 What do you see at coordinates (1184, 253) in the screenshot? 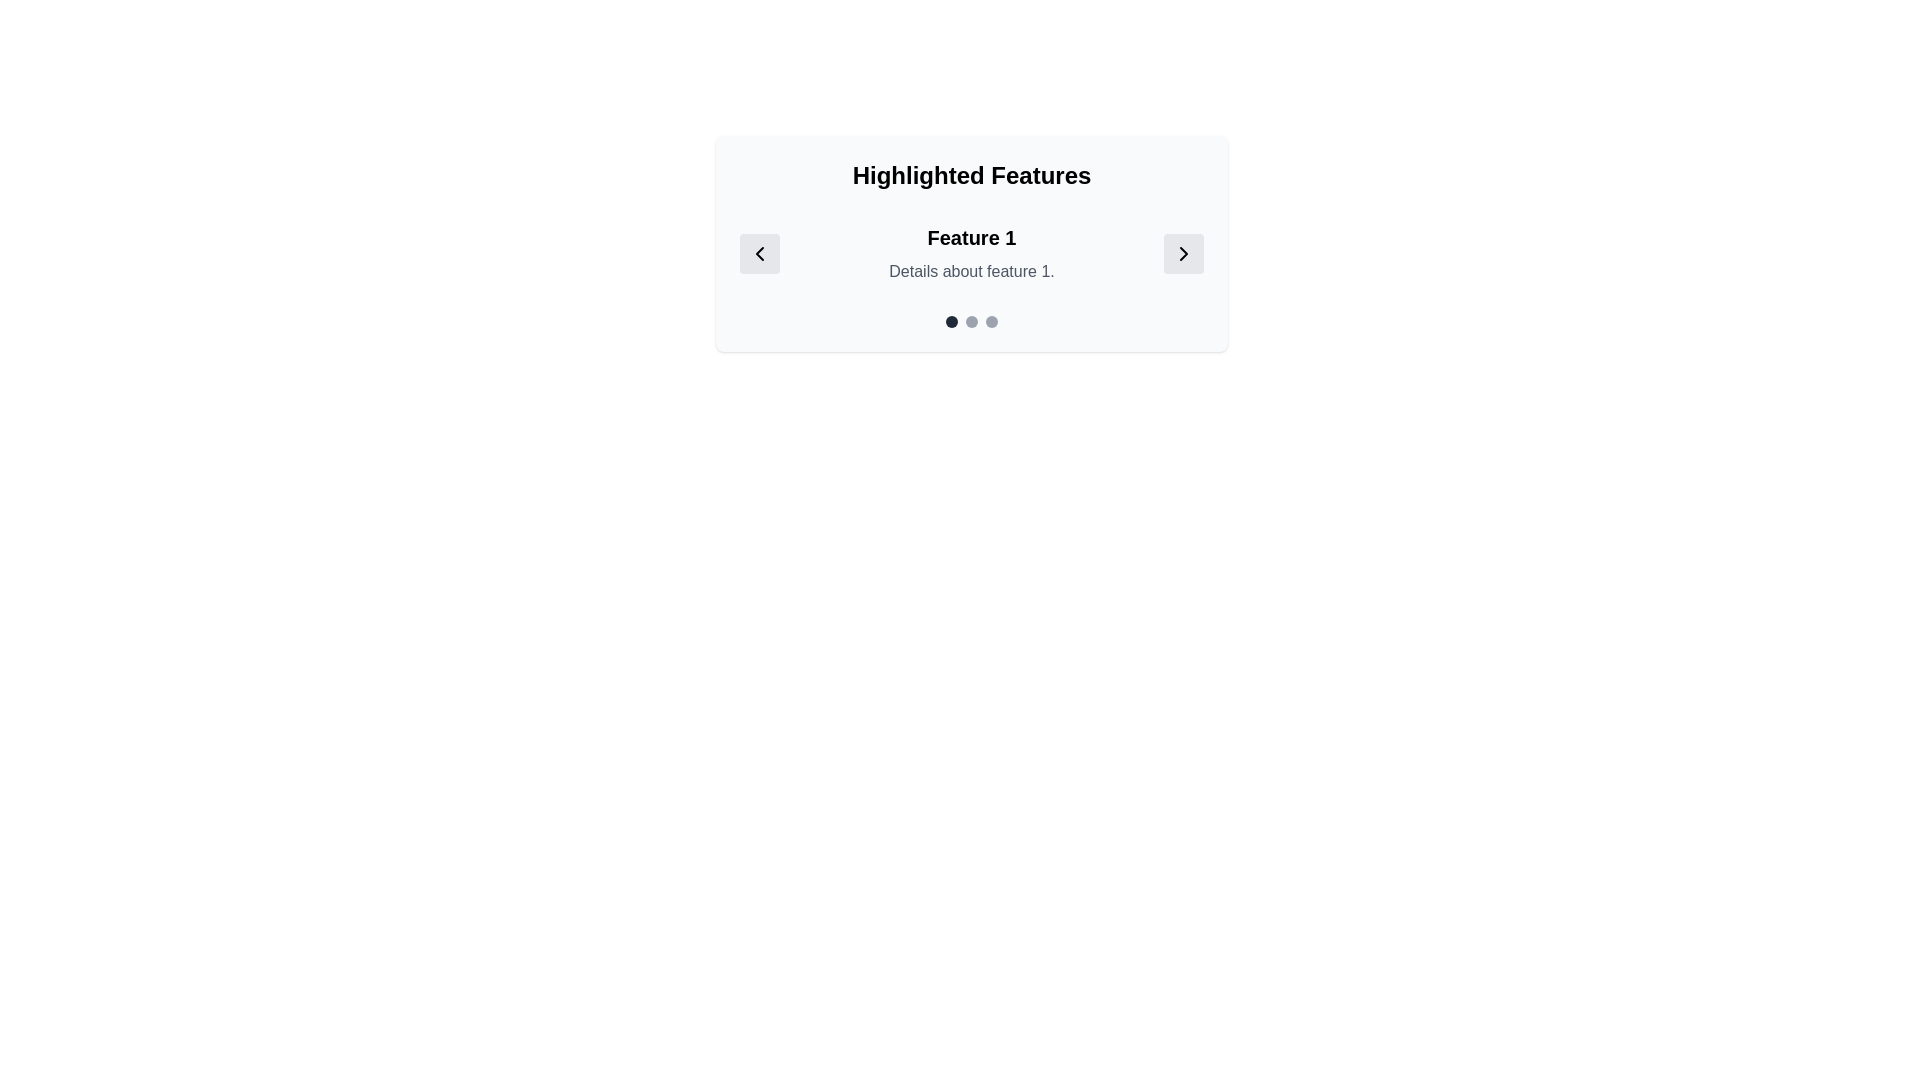
I see `the rightward-pointing chevron icon within the rightward navigation button` at bounding box center [1184, 253].